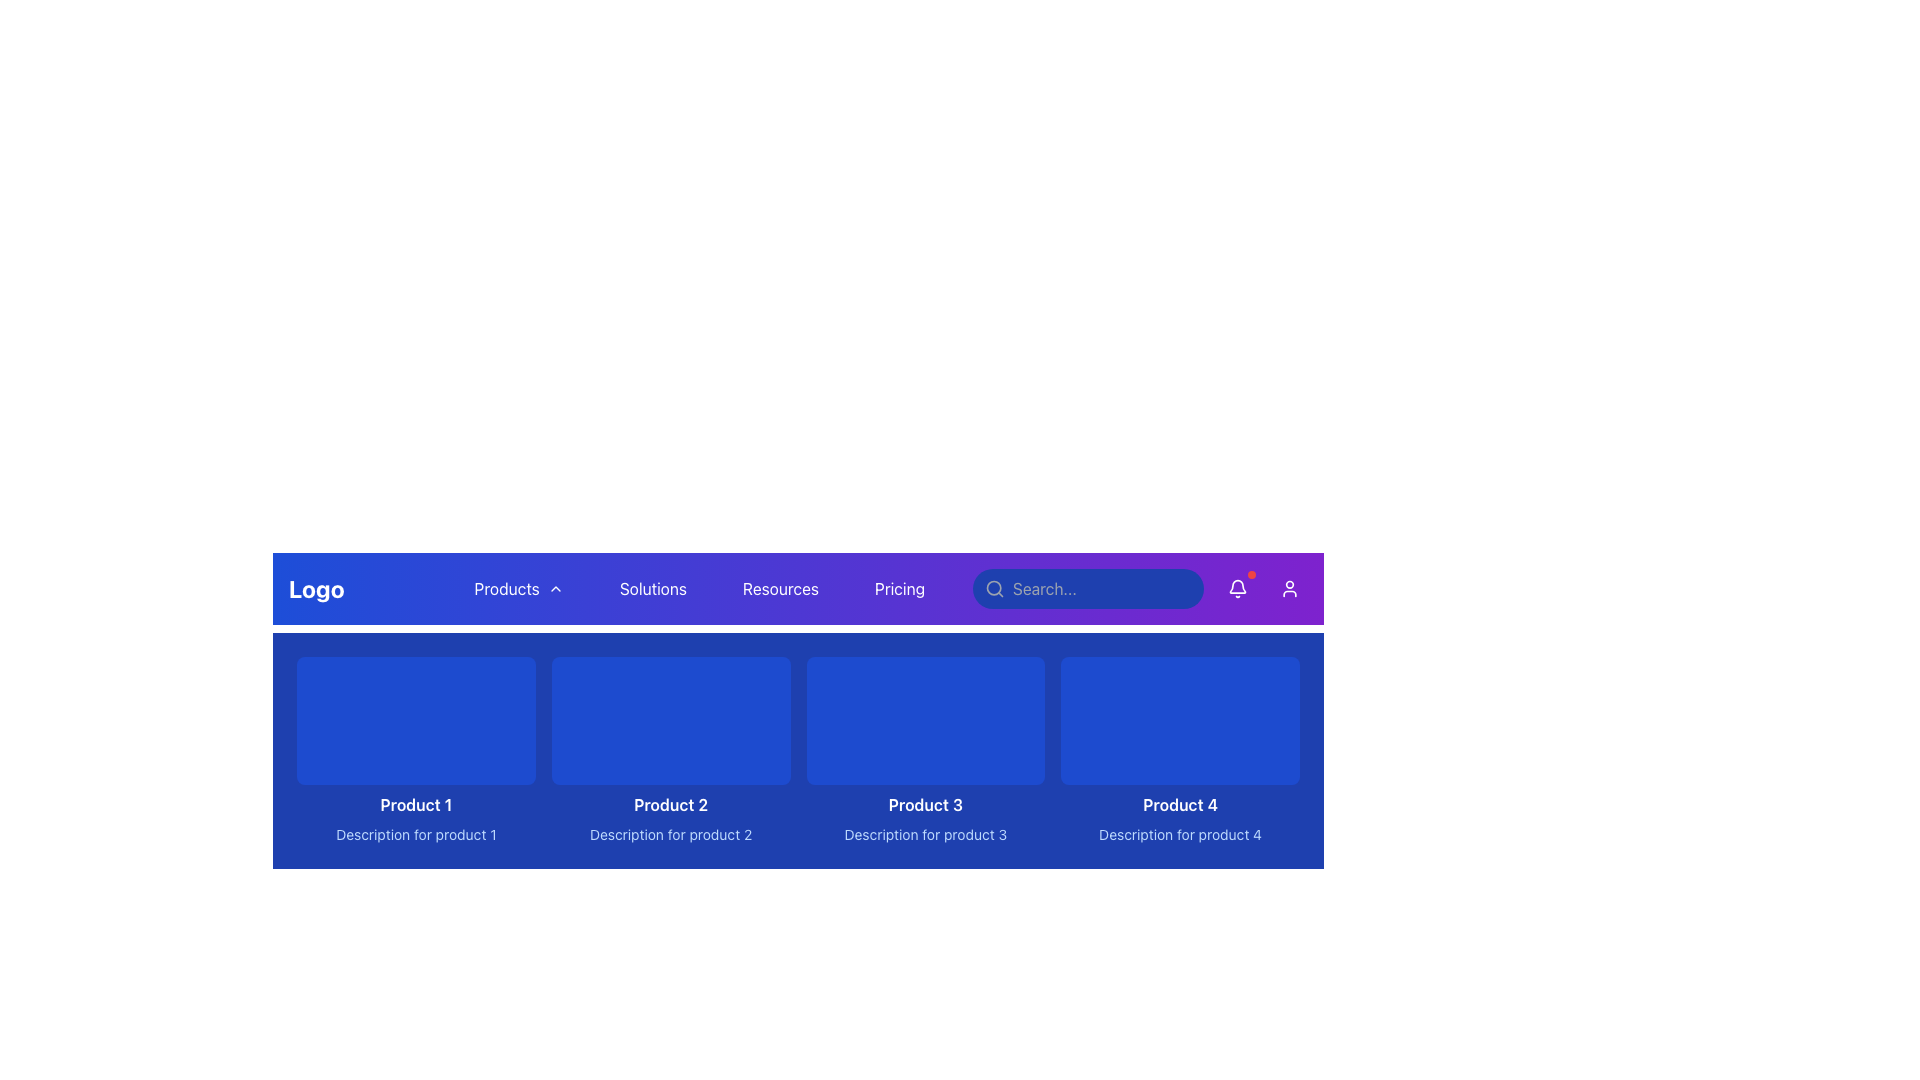 The height and width of the screenshot is (1080, 1920). Describe the element at coordinates (415, 751) in the screenshot. I see `the product card displaying information about 'Product 1', which is the first item in a grid of similar components located at the top-left corner` at that location.